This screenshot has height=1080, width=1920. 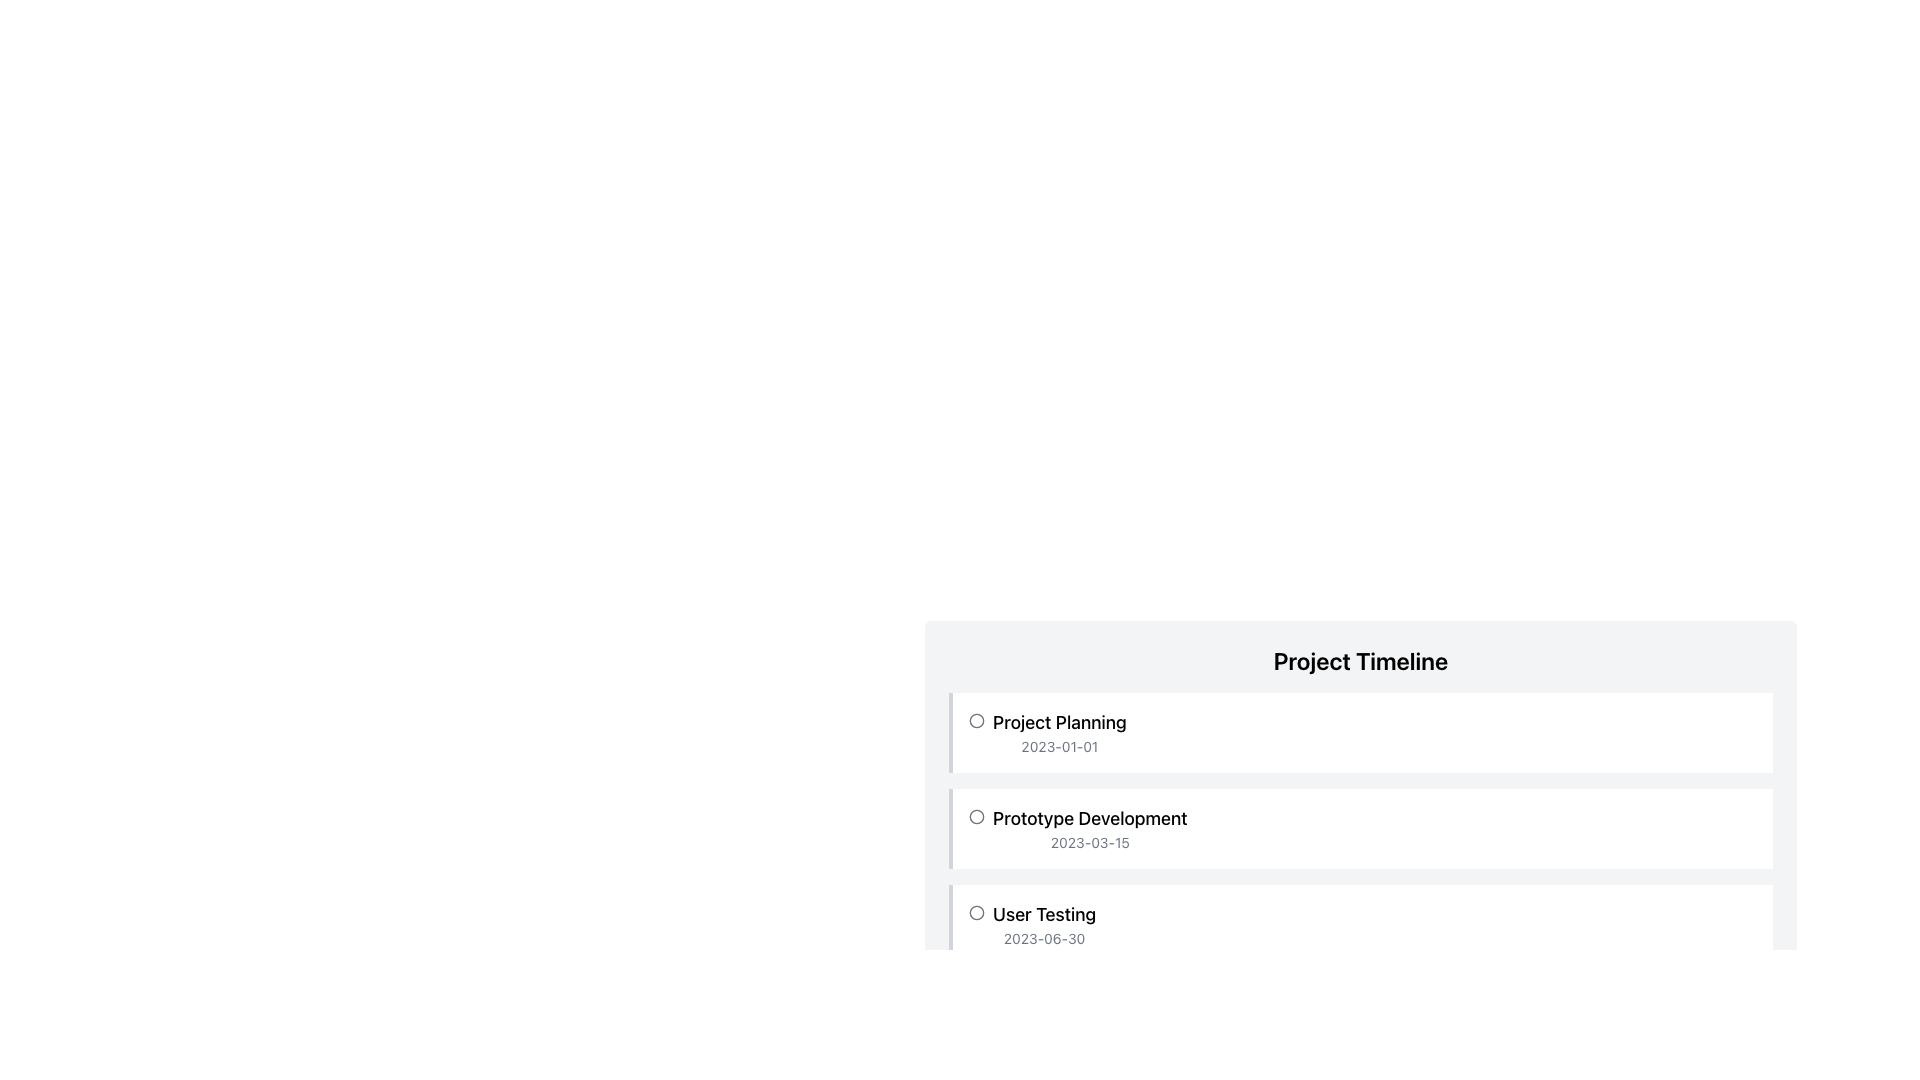 What do you see at coordinates (1089, 843) in the screenshot?
I see `the small text label displaying the date '2023-03-15' in light gray font, located below the title 'Prototype Development'` at bounding box center [1089, 843].